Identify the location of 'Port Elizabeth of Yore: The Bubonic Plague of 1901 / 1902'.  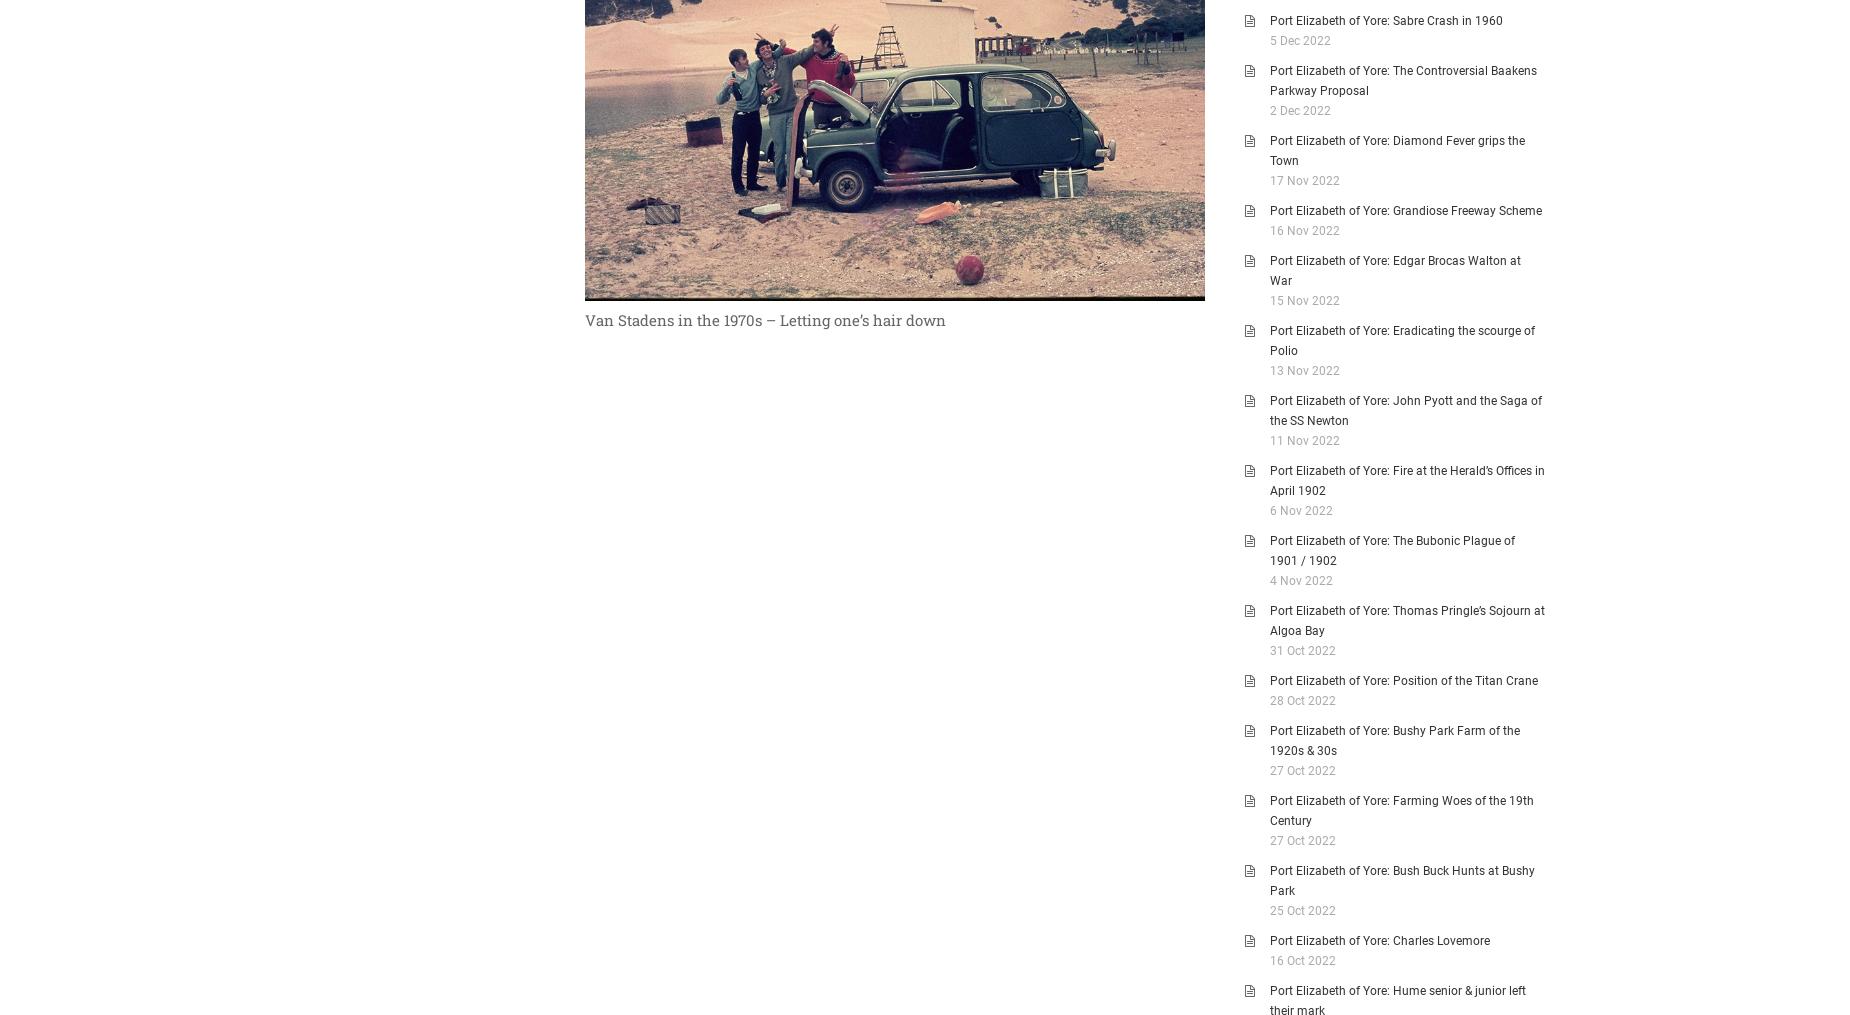
(1392, 551).